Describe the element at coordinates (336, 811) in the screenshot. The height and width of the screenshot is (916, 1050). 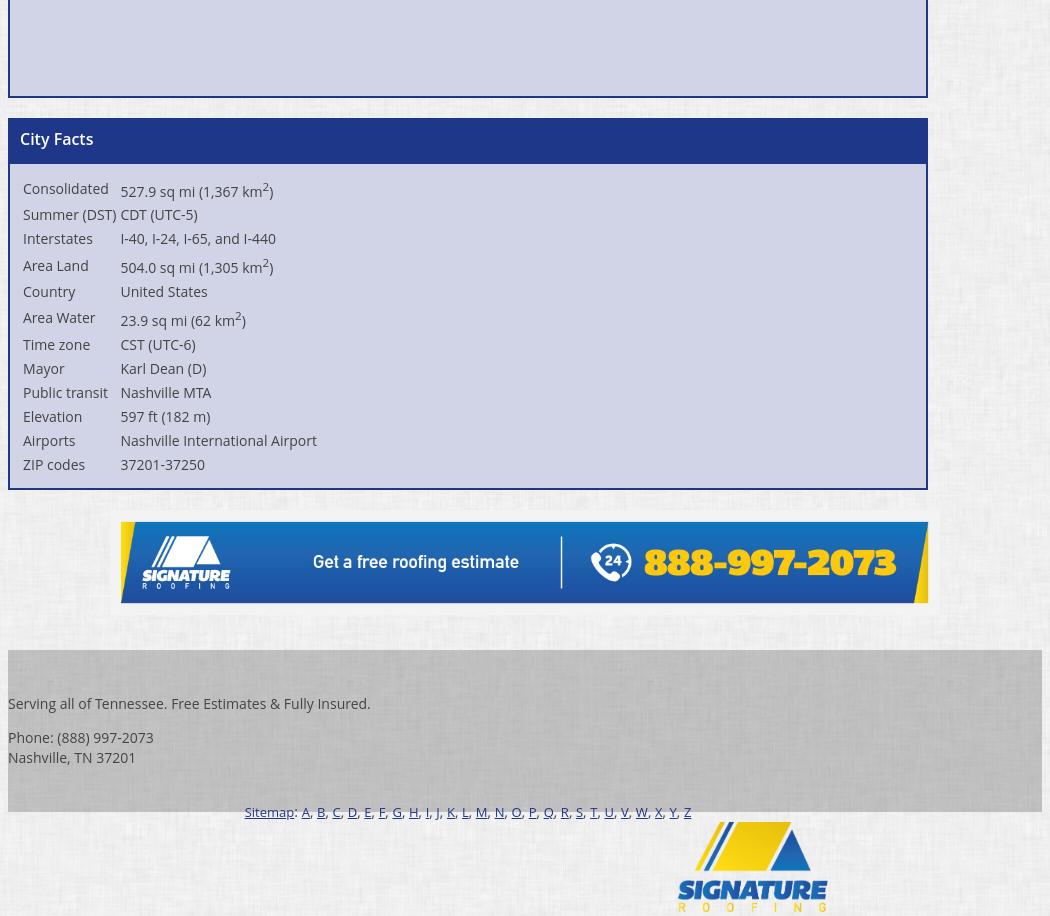
I see `'C'` at that location.